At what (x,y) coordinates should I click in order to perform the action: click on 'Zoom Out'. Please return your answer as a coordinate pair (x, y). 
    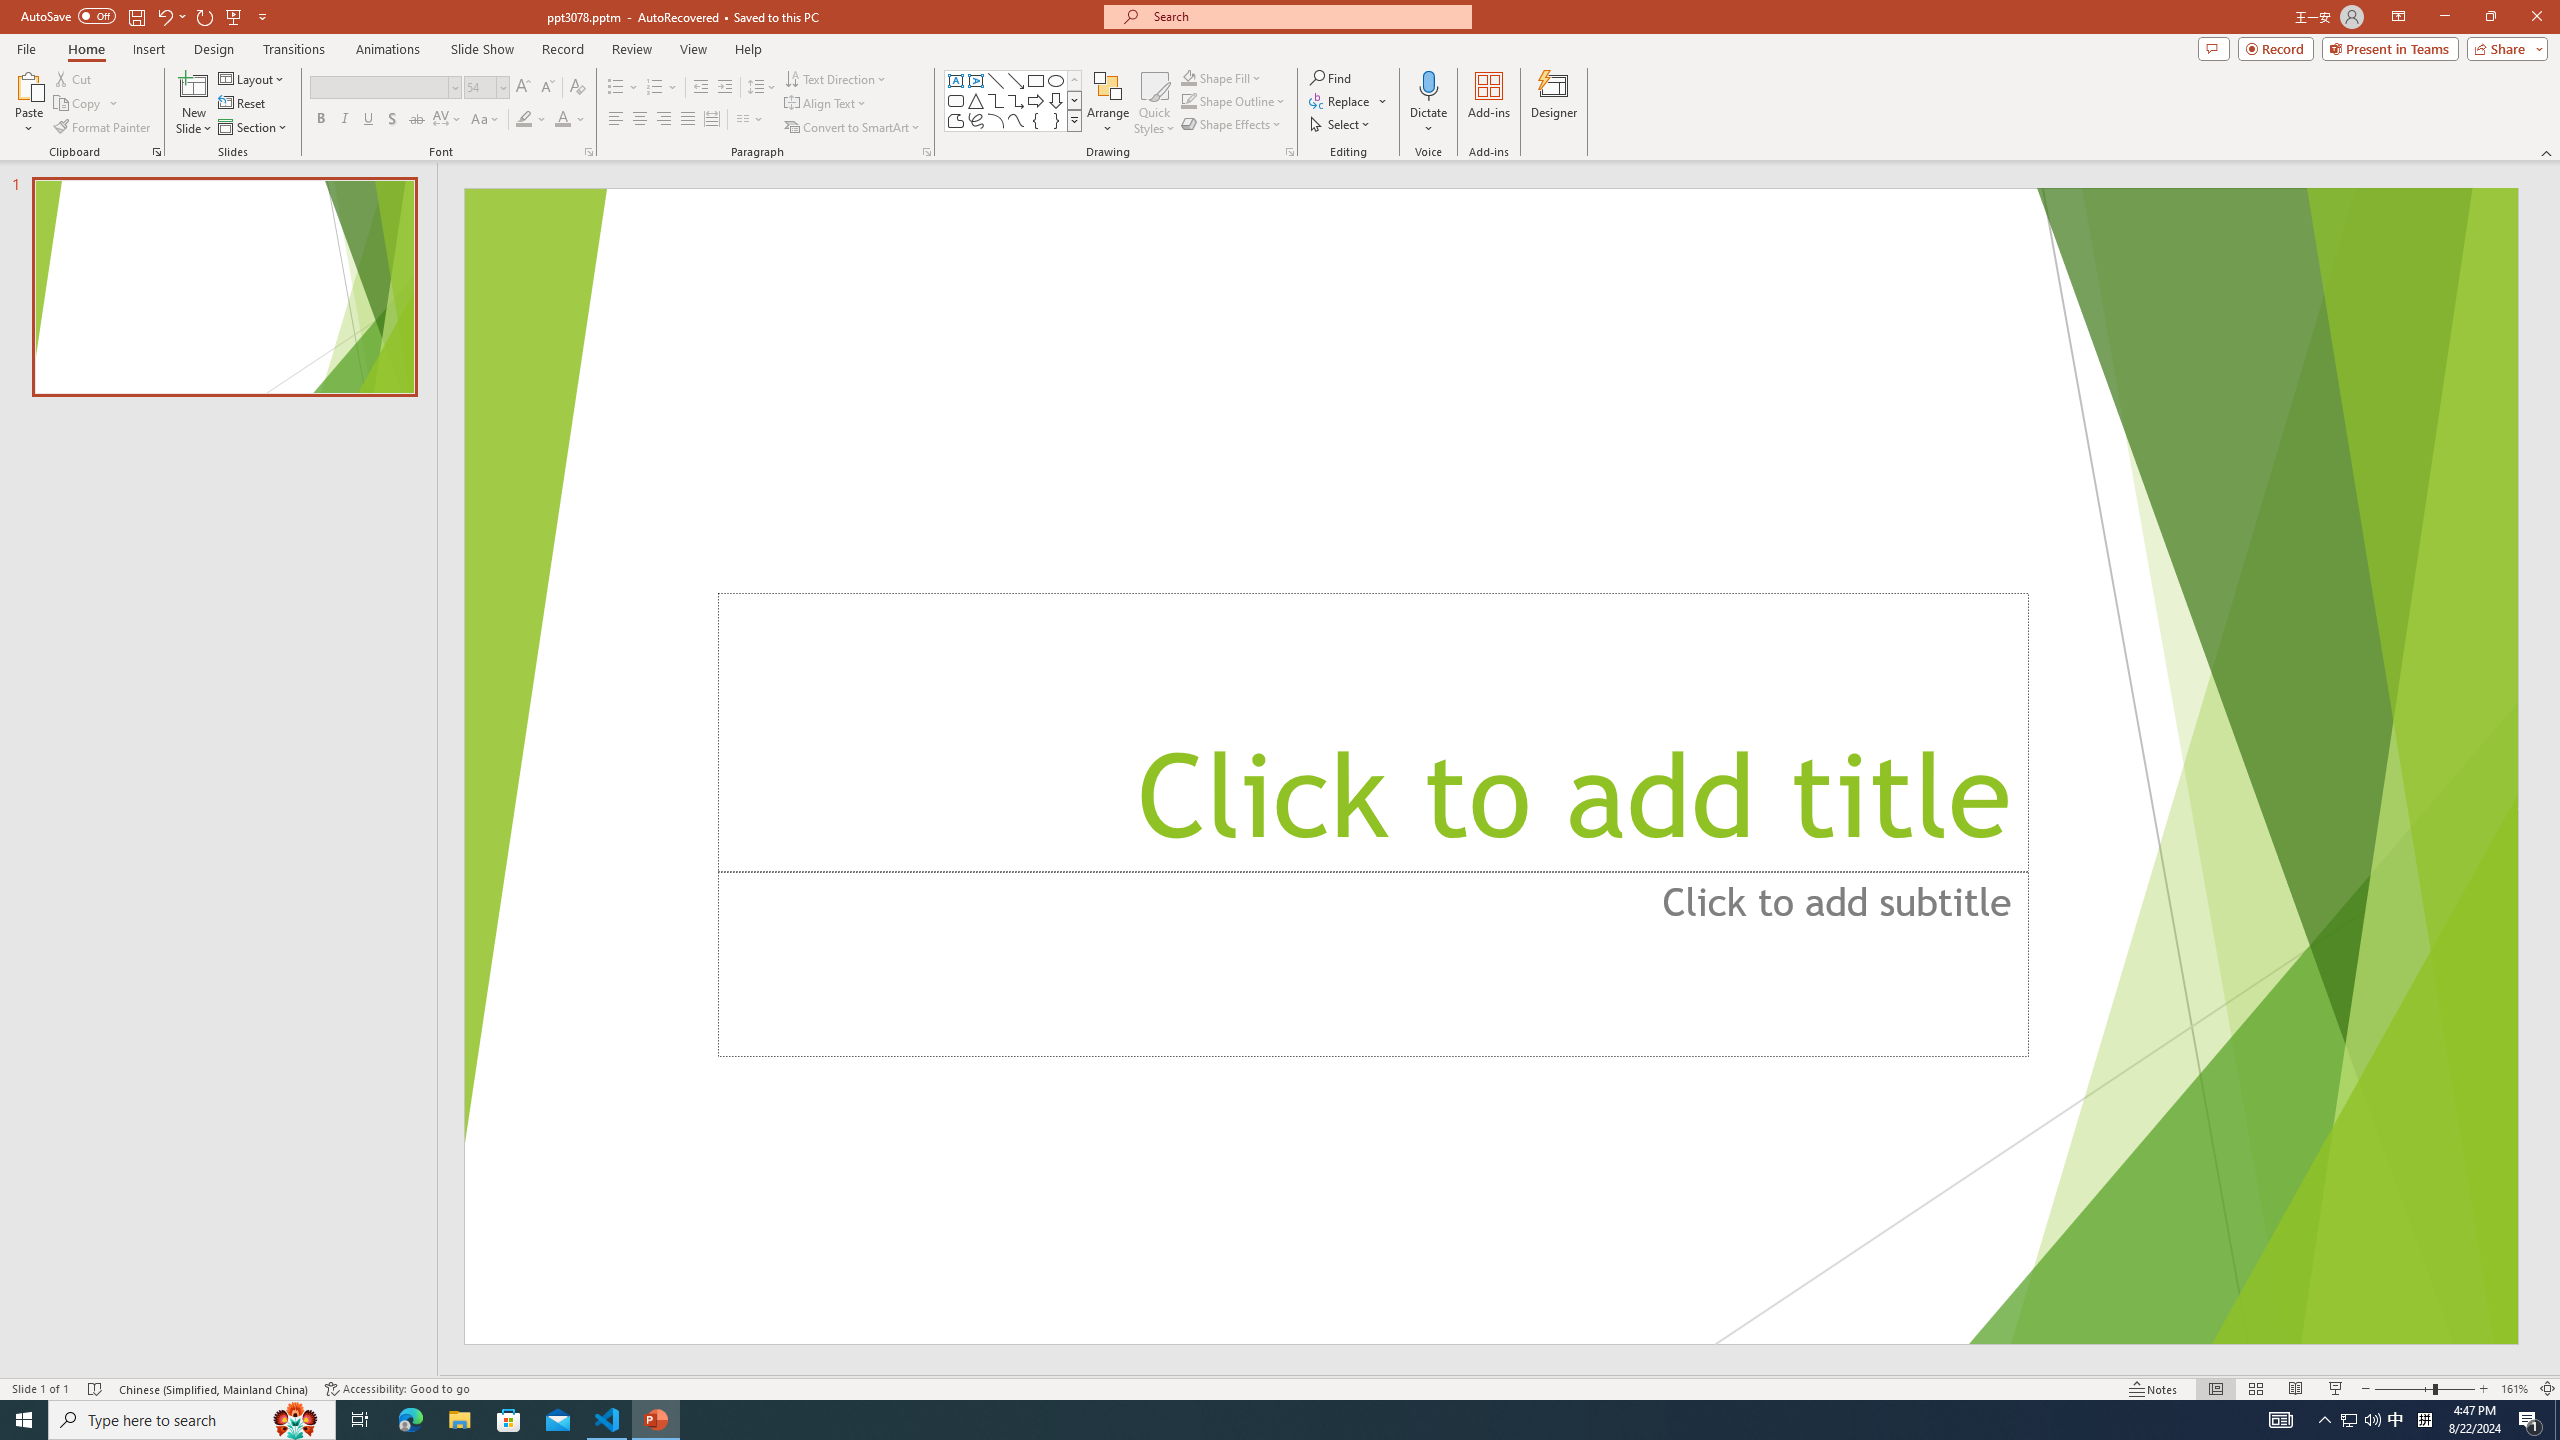
    Looking at the image, I should click on (2402, 1389).